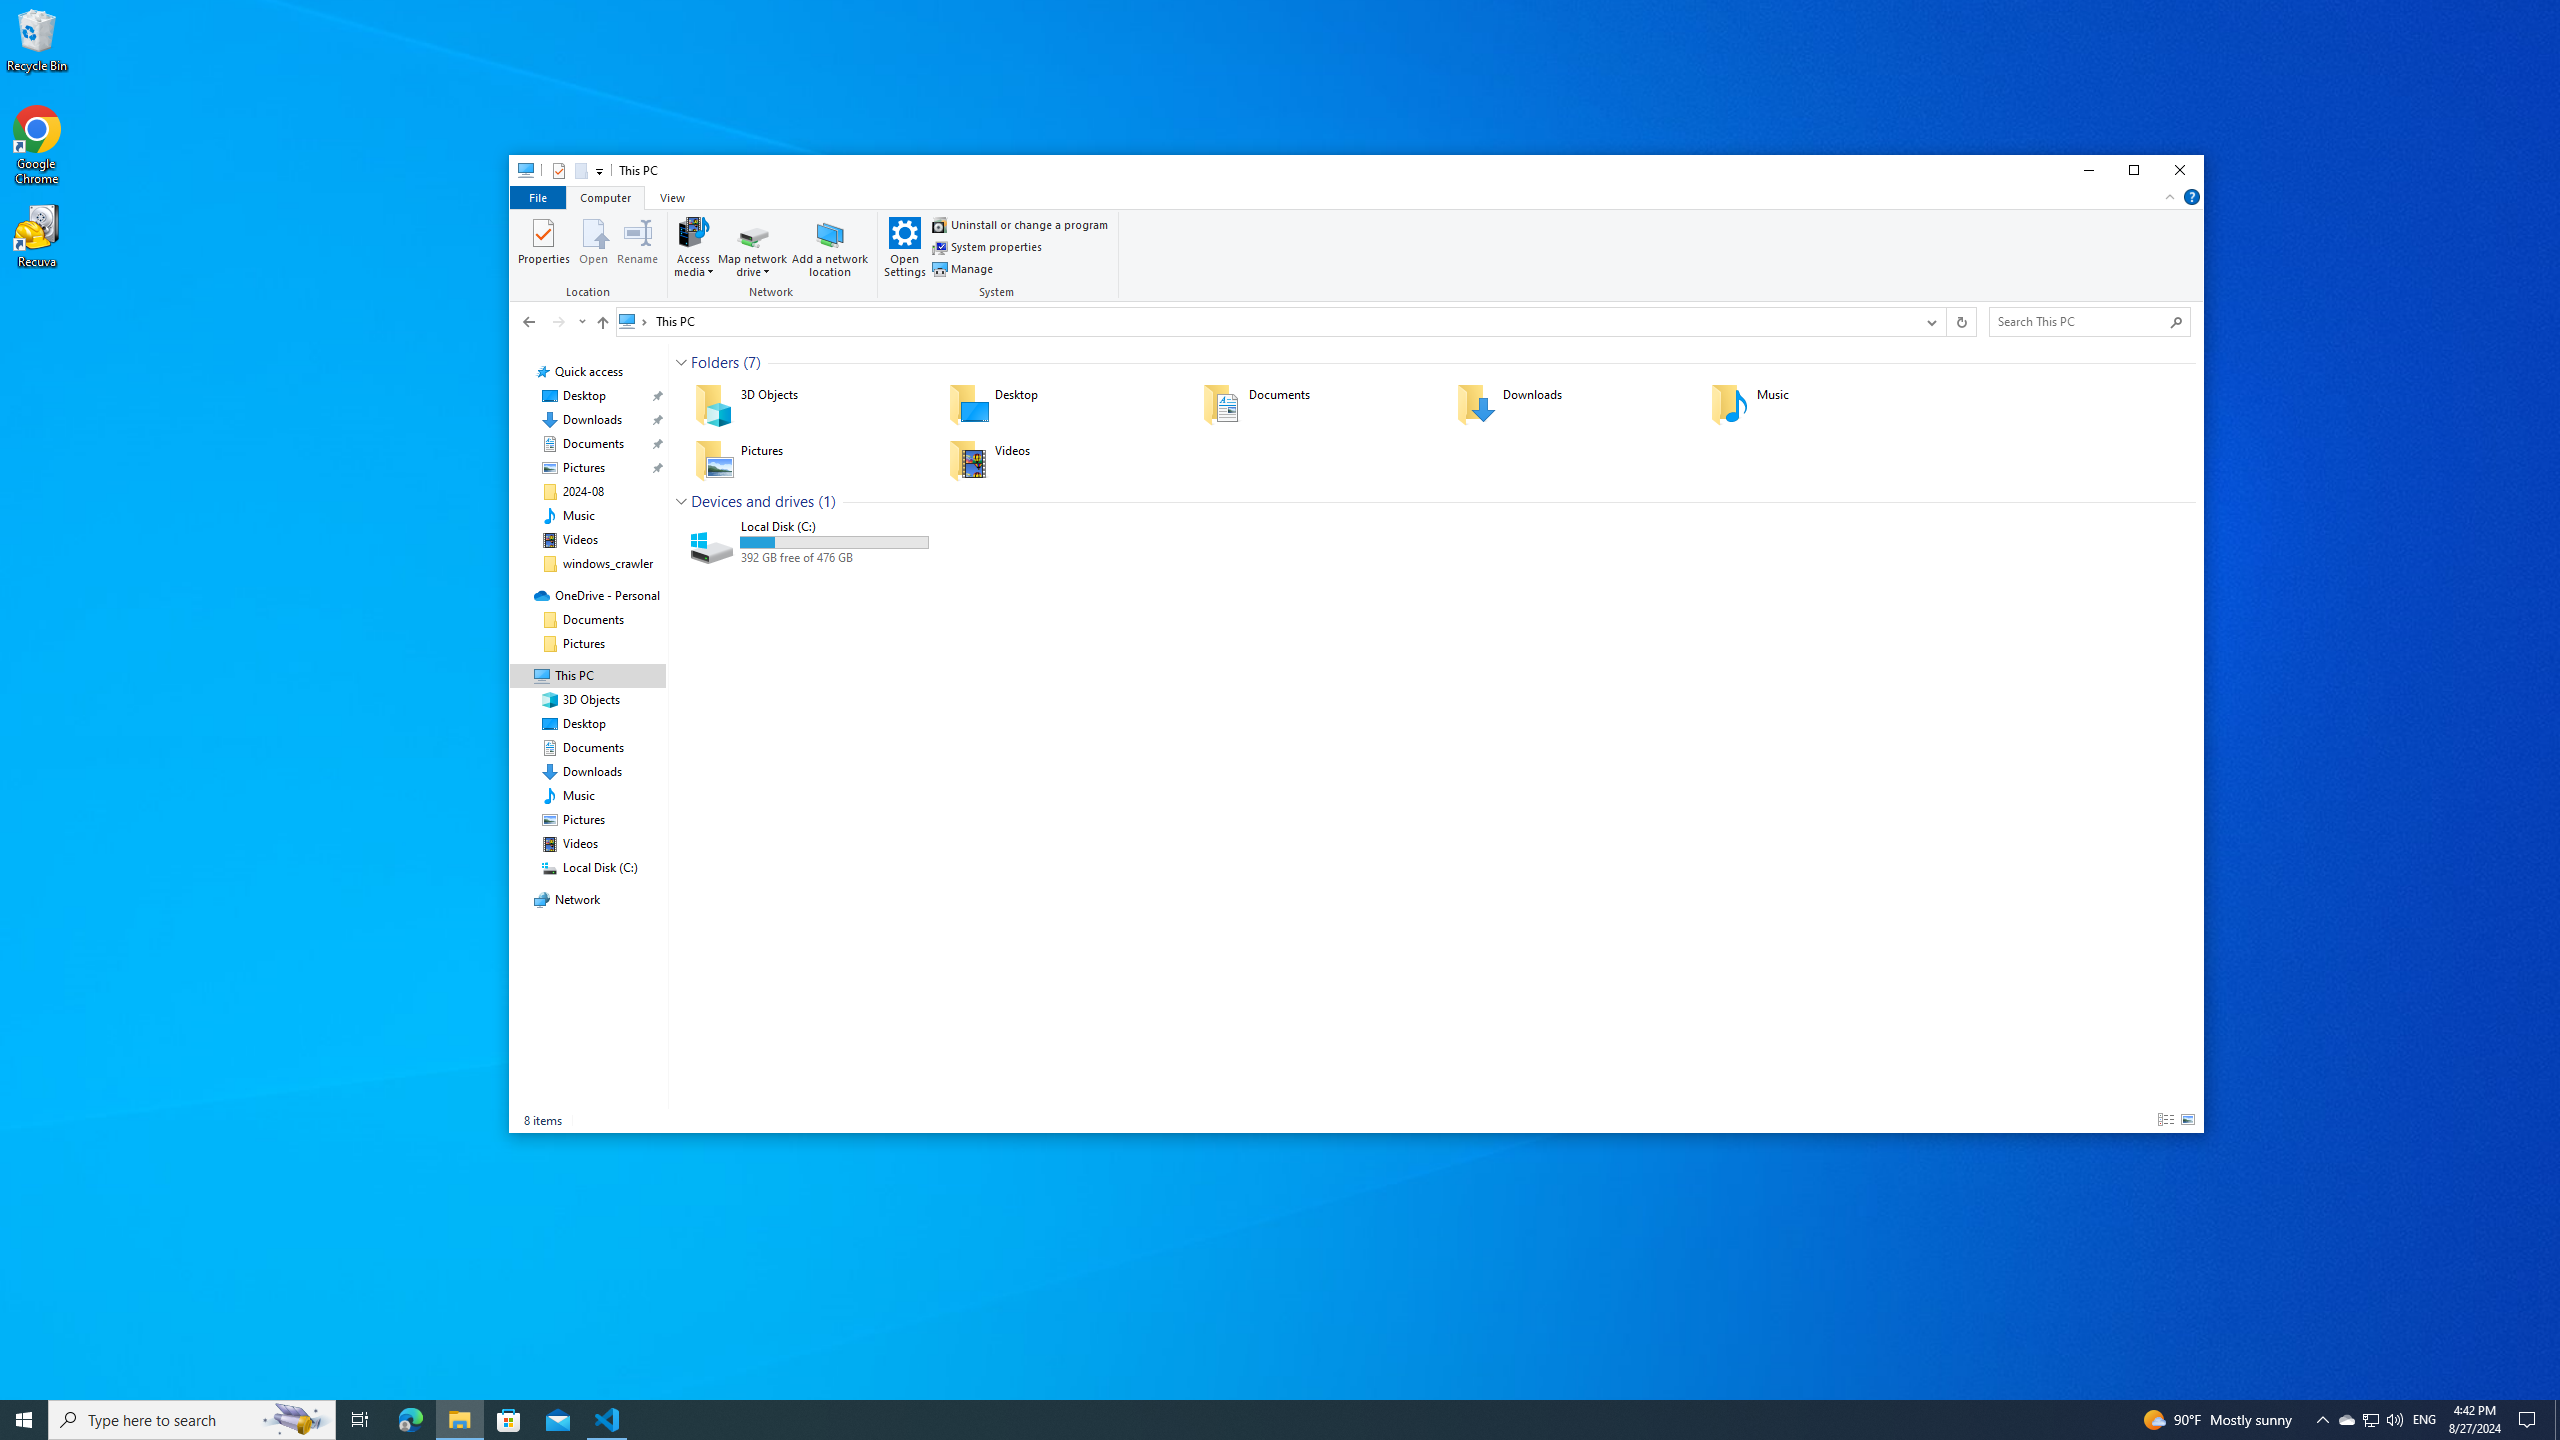 This screenshot has width=2560, height=1440. Describe the element at coordinates (833, 541) in the screenshot. I see `'Space used'` at that location.